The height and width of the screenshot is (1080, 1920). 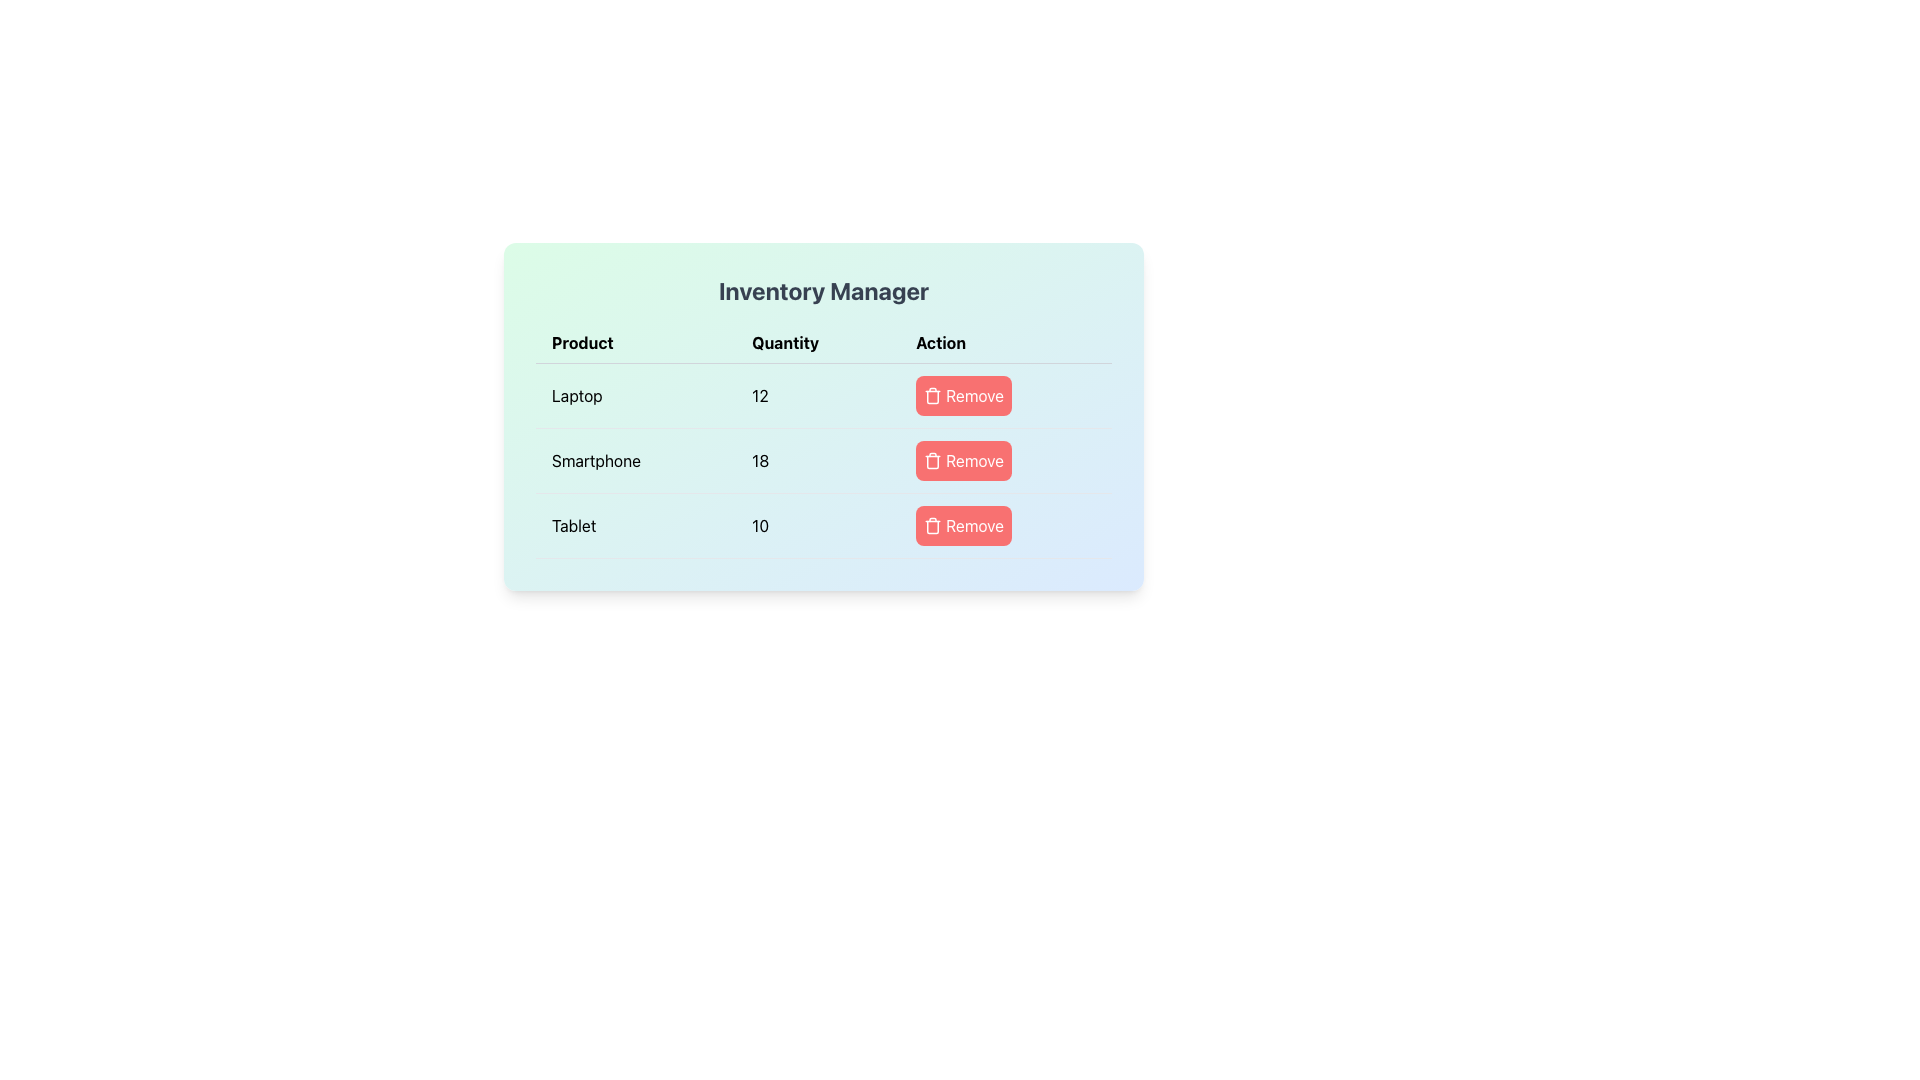 I want to click on the second row in the inventory list table, so click(x=824, y=461).